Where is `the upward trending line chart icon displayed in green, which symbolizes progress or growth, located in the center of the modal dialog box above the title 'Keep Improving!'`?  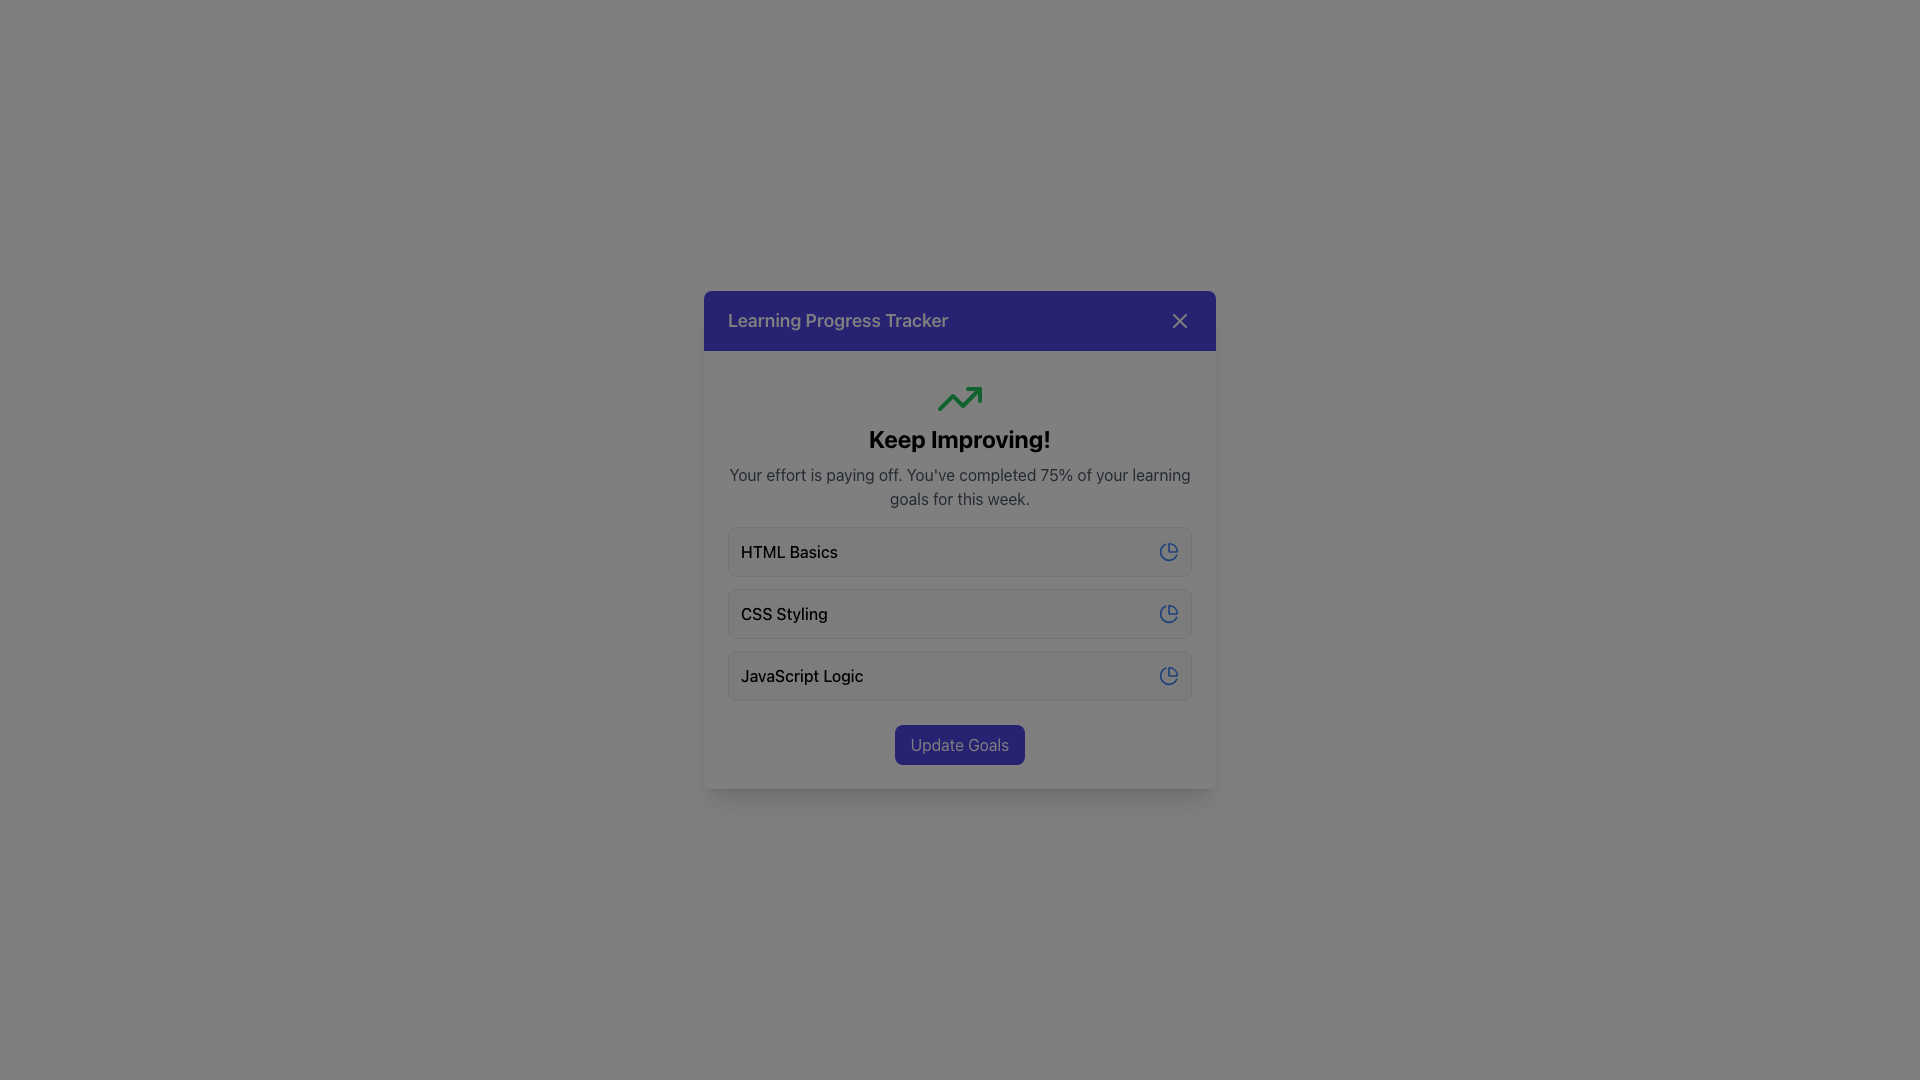
the upward trending line chart icon displayed in green, which symbolizes progress or growth, located in the center of the modal dialog box above the title 'Keep Improving!' is located at coordinates (960, 398).